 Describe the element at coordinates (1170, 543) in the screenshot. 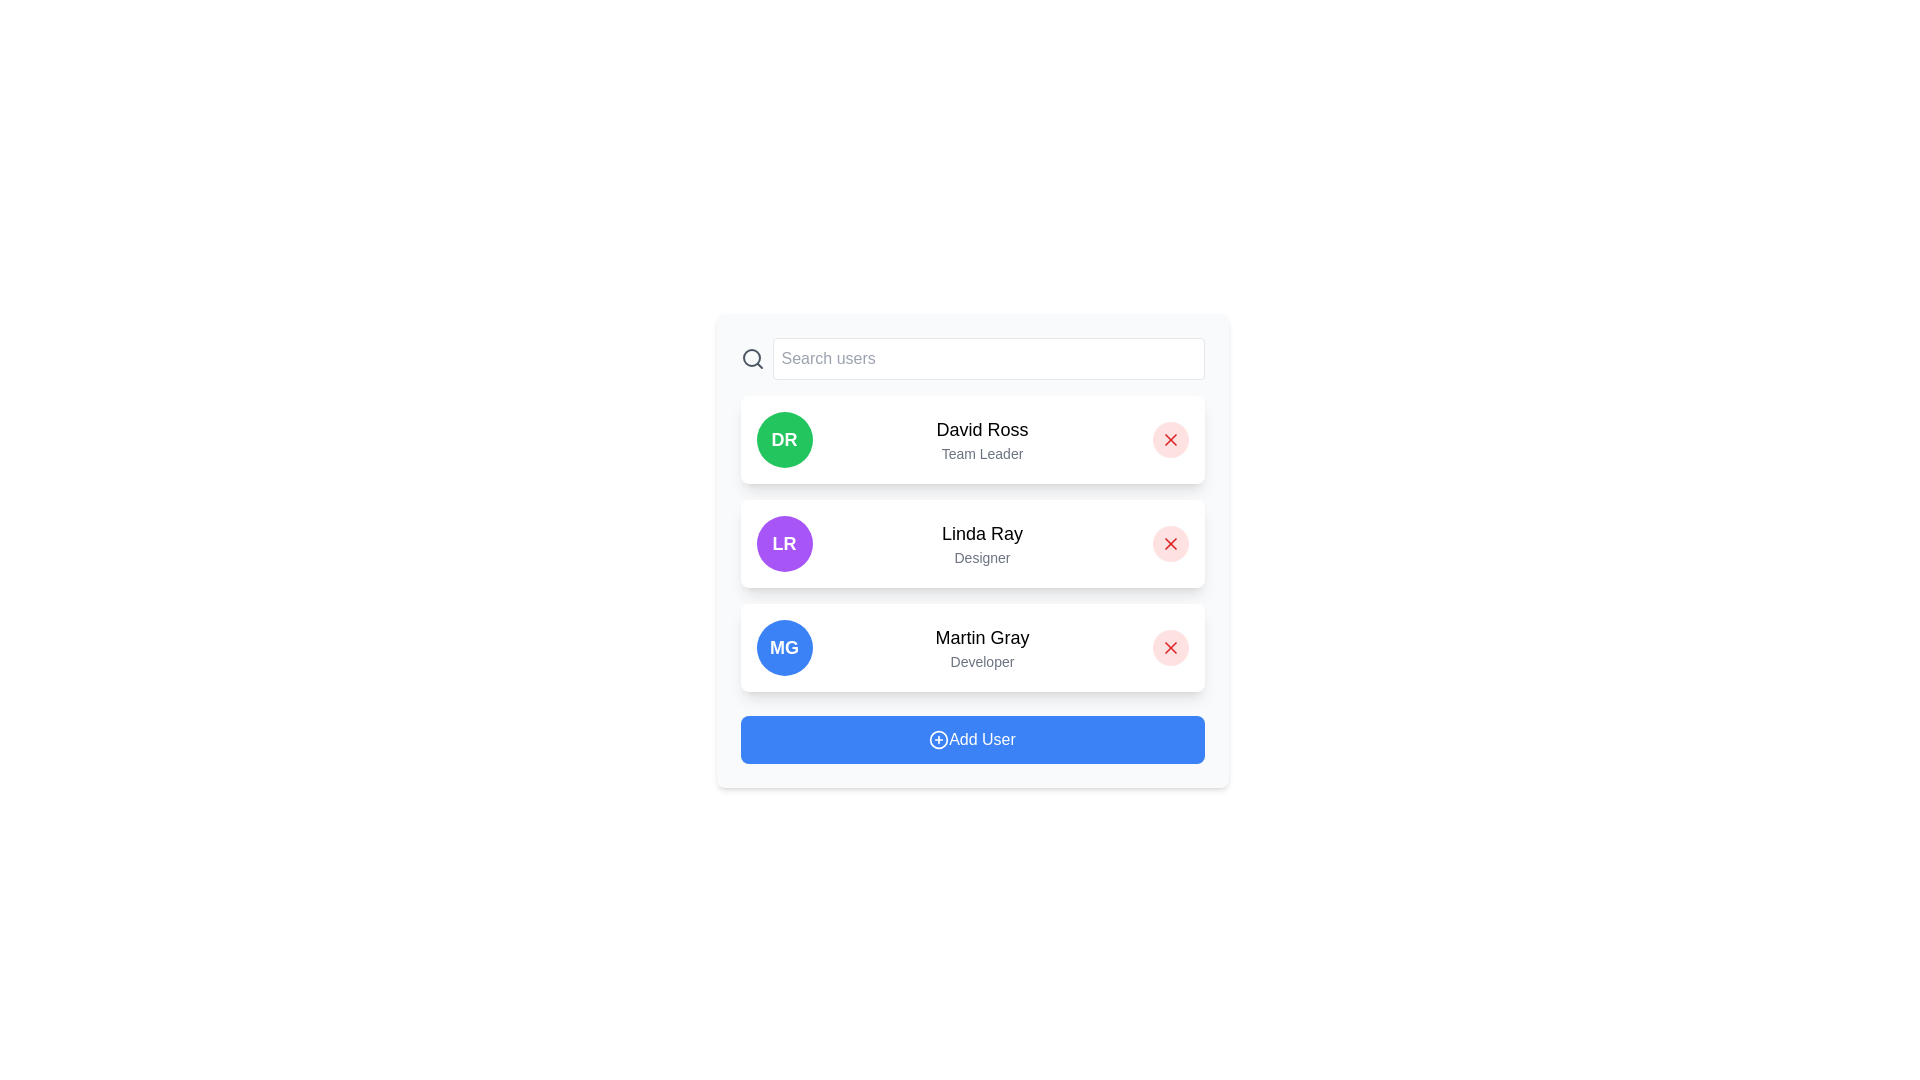

I see `the small red cross-shaped graphic indicating a closing or deletion action associated with 'Linda Ray'` at that location.